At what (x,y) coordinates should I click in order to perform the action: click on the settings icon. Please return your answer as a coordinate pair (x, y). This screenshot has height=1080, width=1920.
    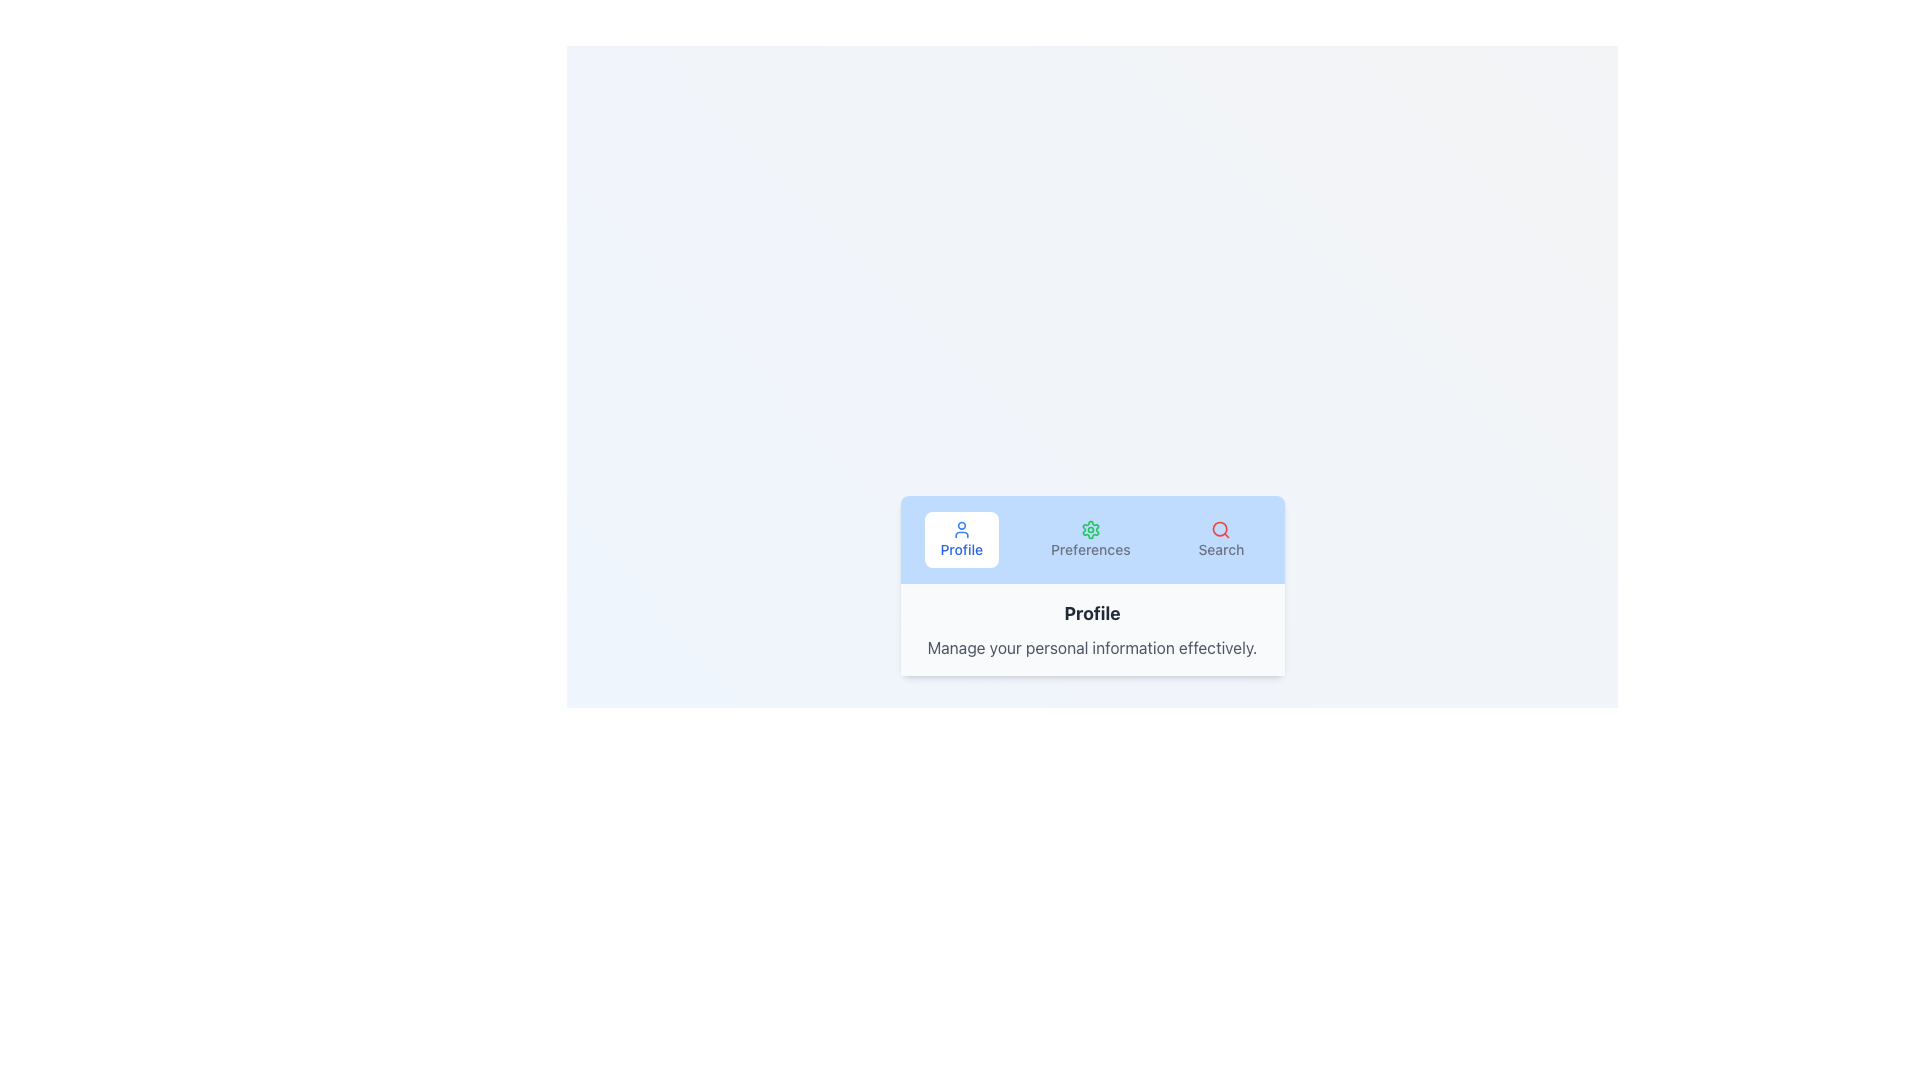
    Looking at the image, I should click on (1089, 528).